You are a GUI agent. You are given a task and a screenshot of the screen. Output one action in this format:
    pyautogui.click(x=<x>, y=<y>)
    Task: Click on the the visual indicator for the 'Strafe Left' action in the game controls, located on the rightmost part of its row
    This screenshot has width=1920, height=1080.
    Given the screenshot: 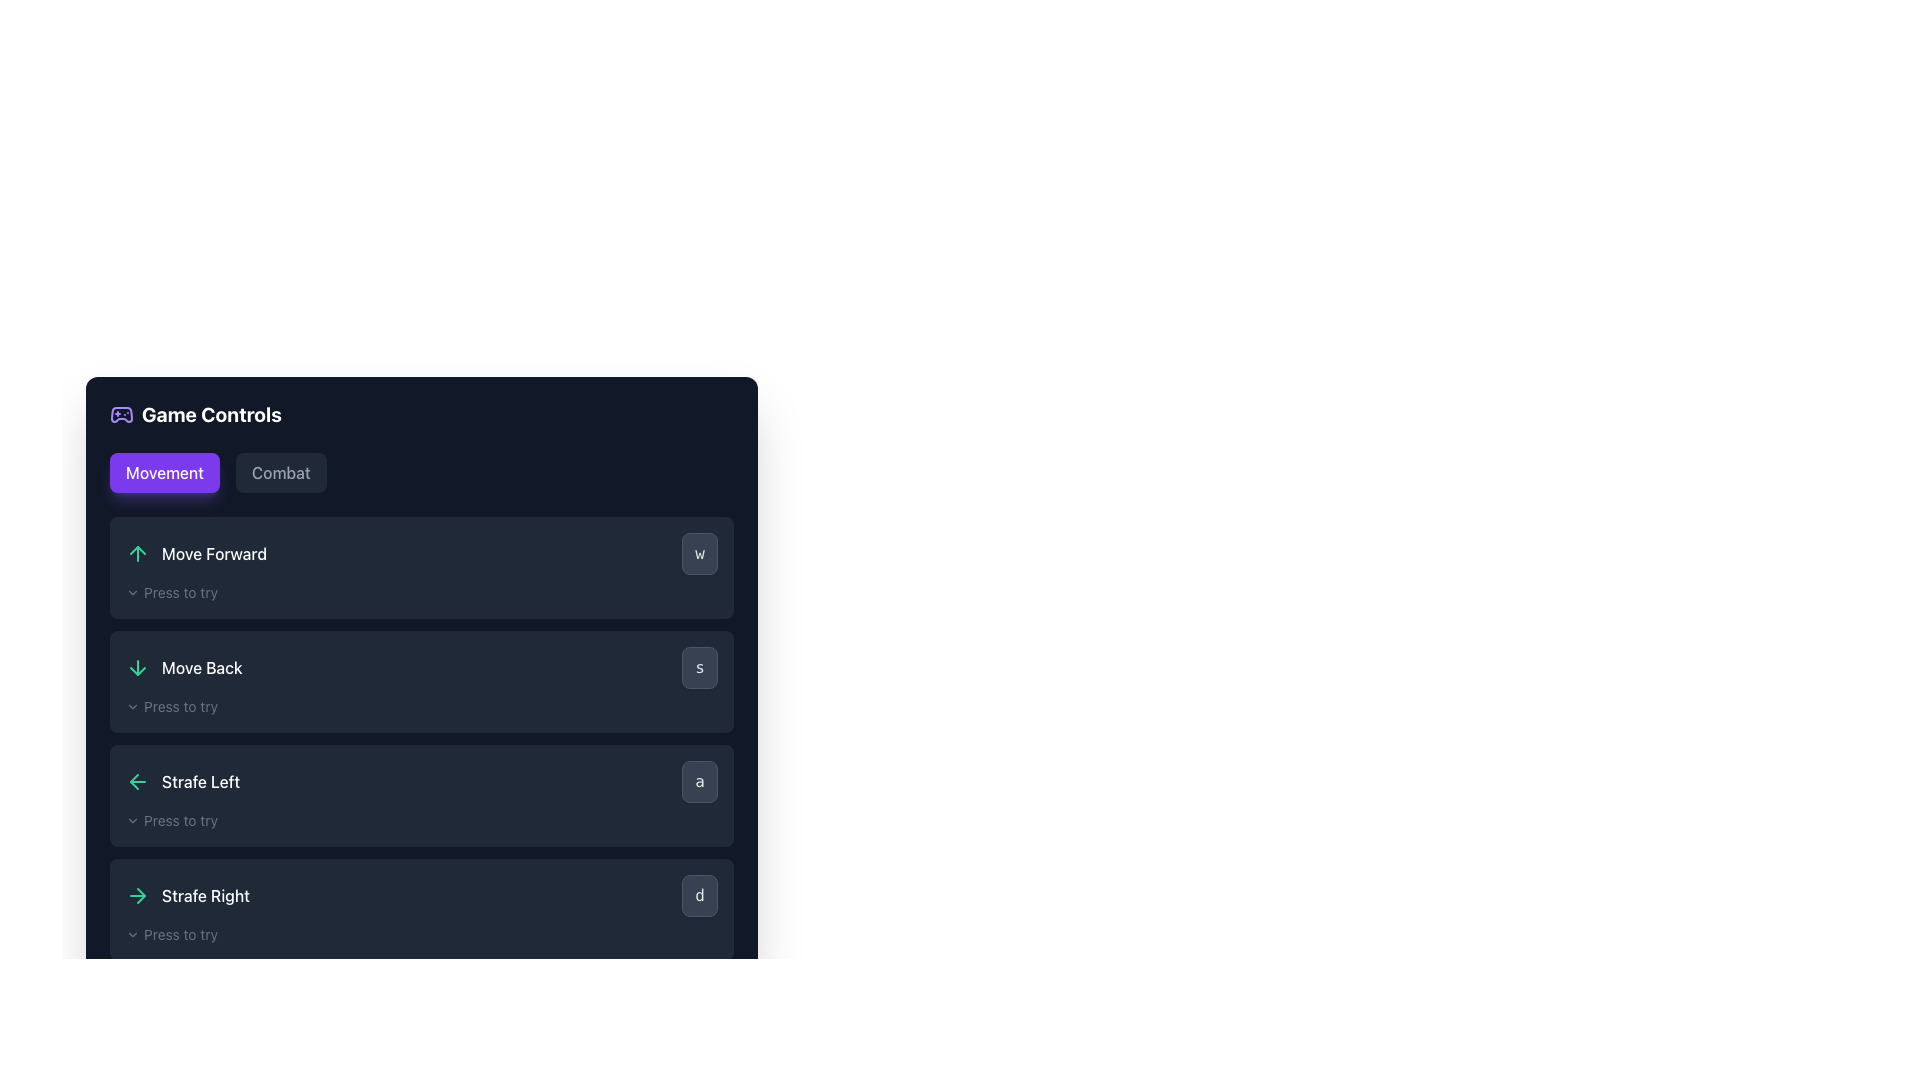 What is the action you would take?
    pyautogui.click(x=700, y=781)
    